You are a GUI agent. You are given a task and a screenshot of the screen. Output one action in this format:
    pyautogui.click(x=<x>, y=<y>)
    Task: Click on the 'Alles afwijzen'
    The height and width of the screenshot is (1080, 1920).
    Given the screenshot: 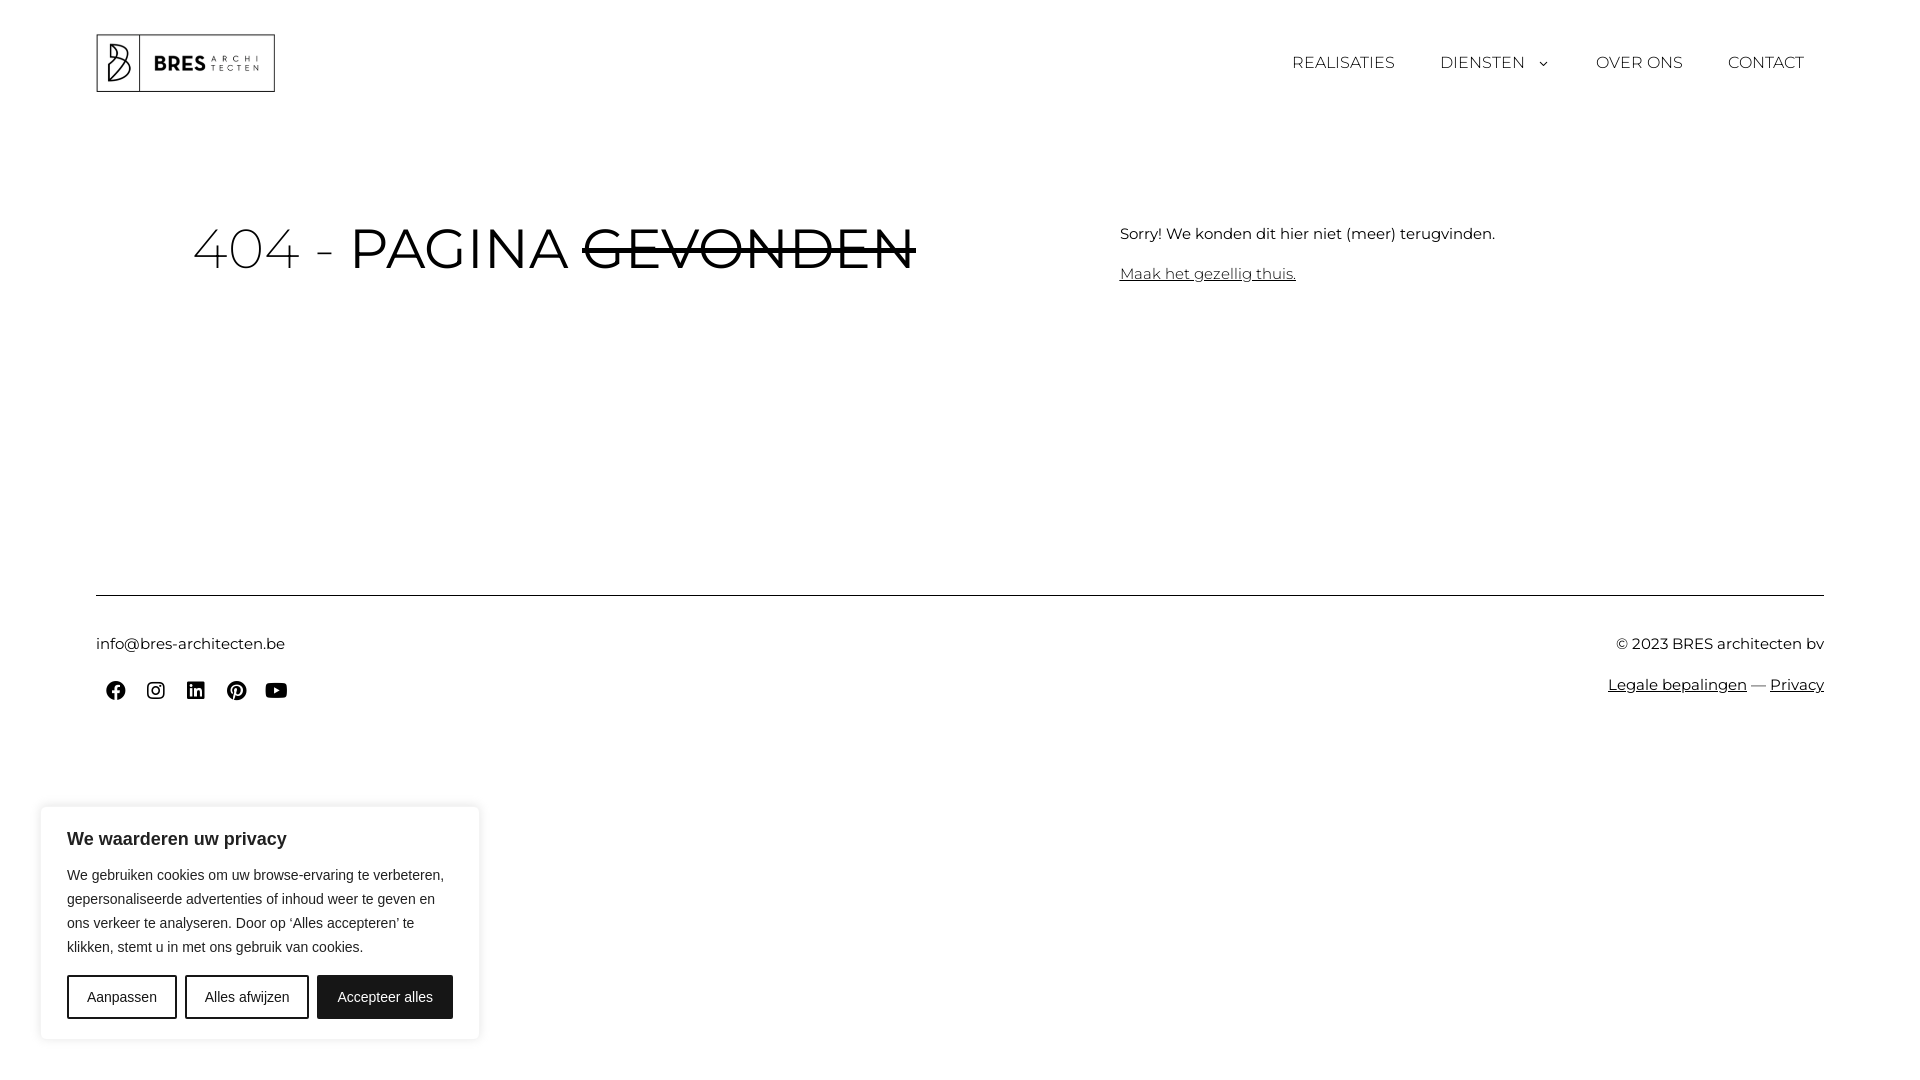 What is the action you would take?
    pyautogui.click(x=246, y=996)
    